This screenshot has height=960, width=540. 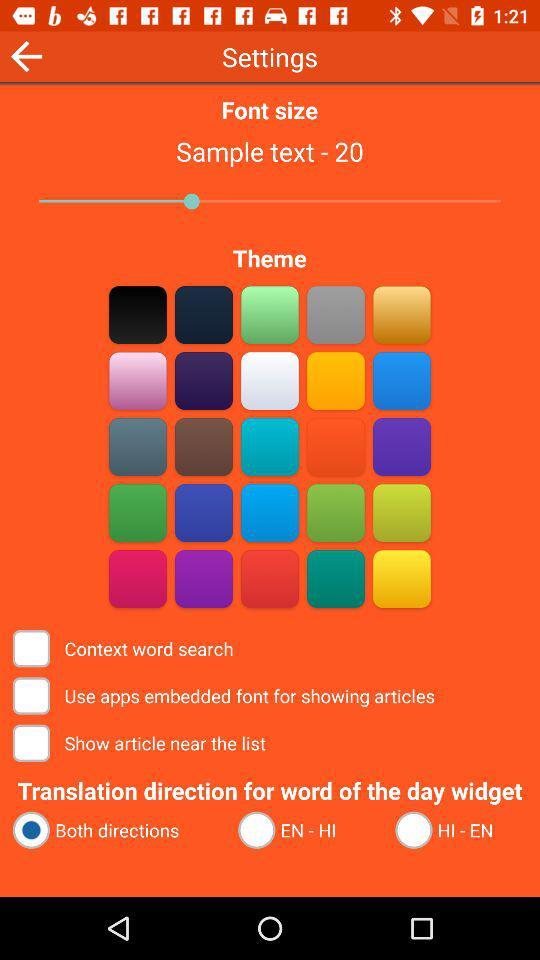 What do you see at coordinates (140, 742) in the screenshot?
I see `show article near` at bounding box center [140, 742].